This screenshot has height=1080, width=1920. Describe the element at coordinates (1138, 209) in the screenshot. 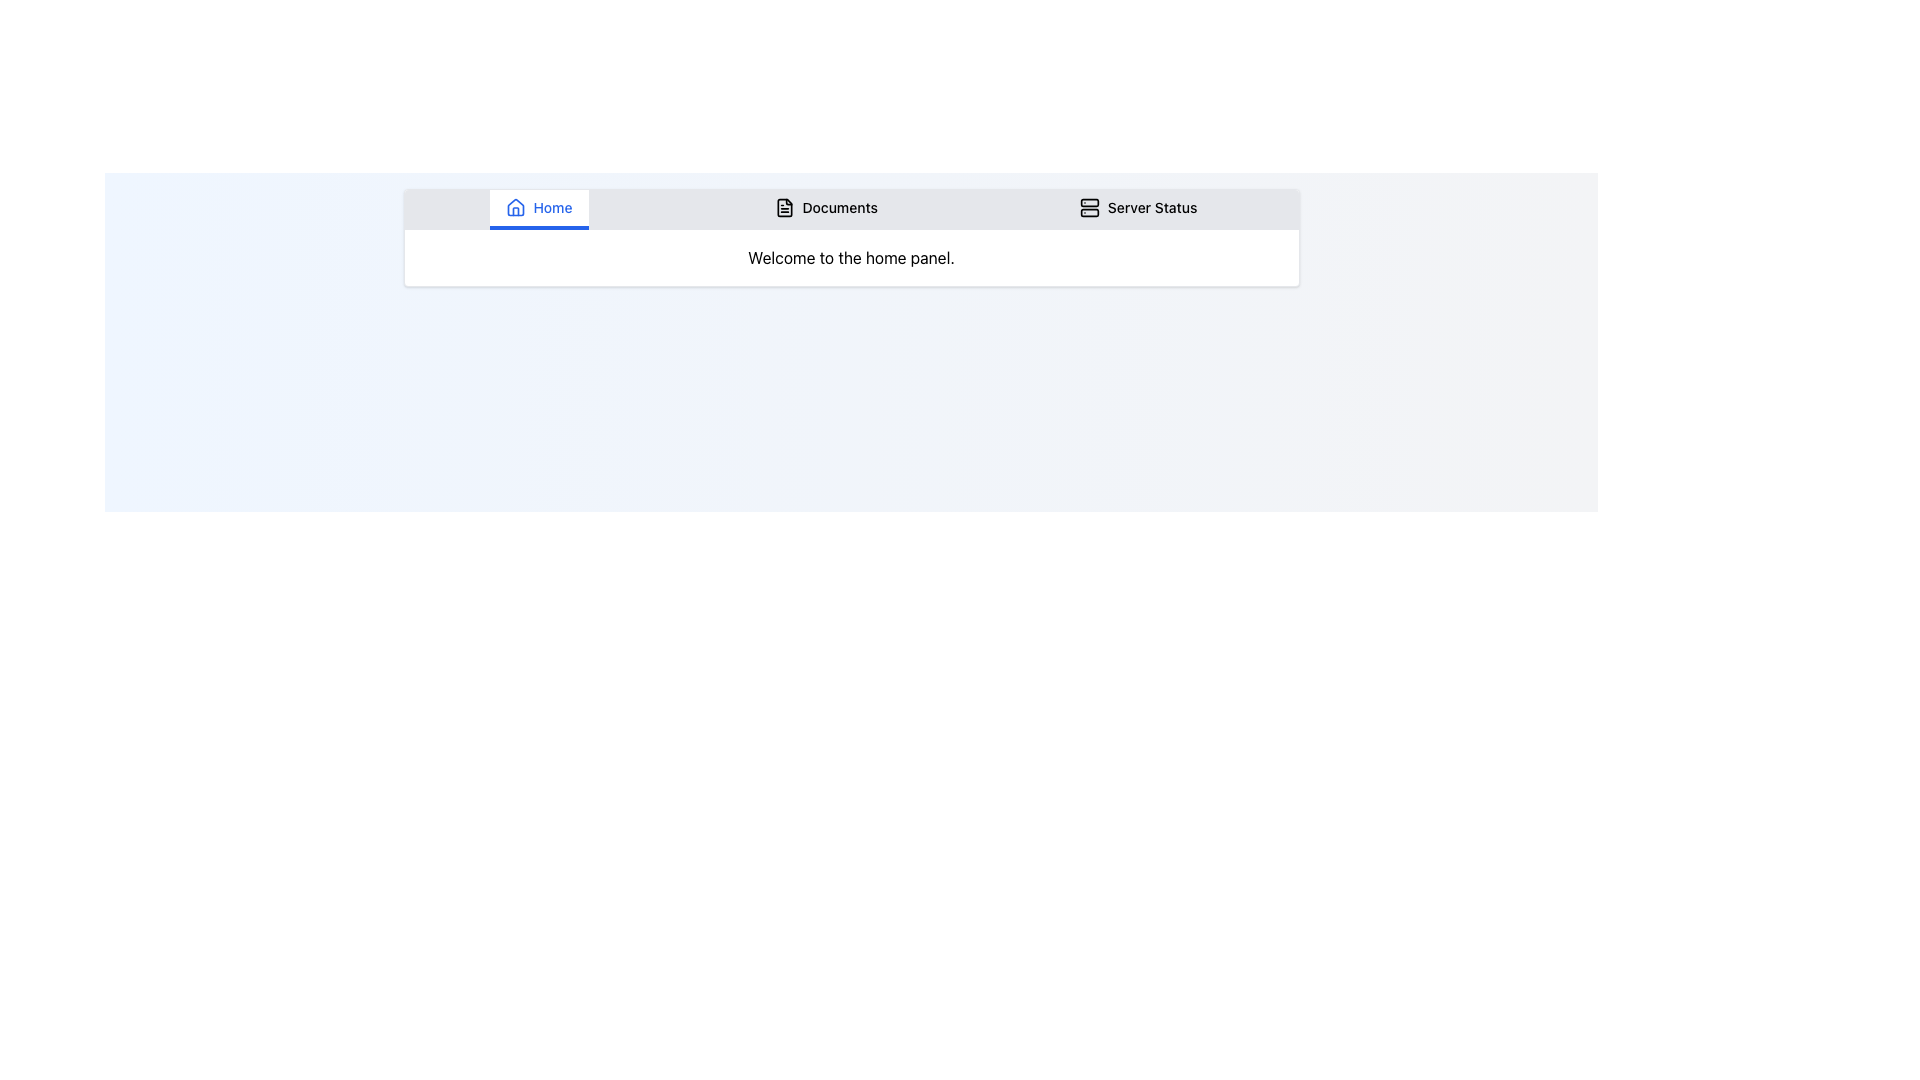

I see `the 'Server Status' button` at that location.